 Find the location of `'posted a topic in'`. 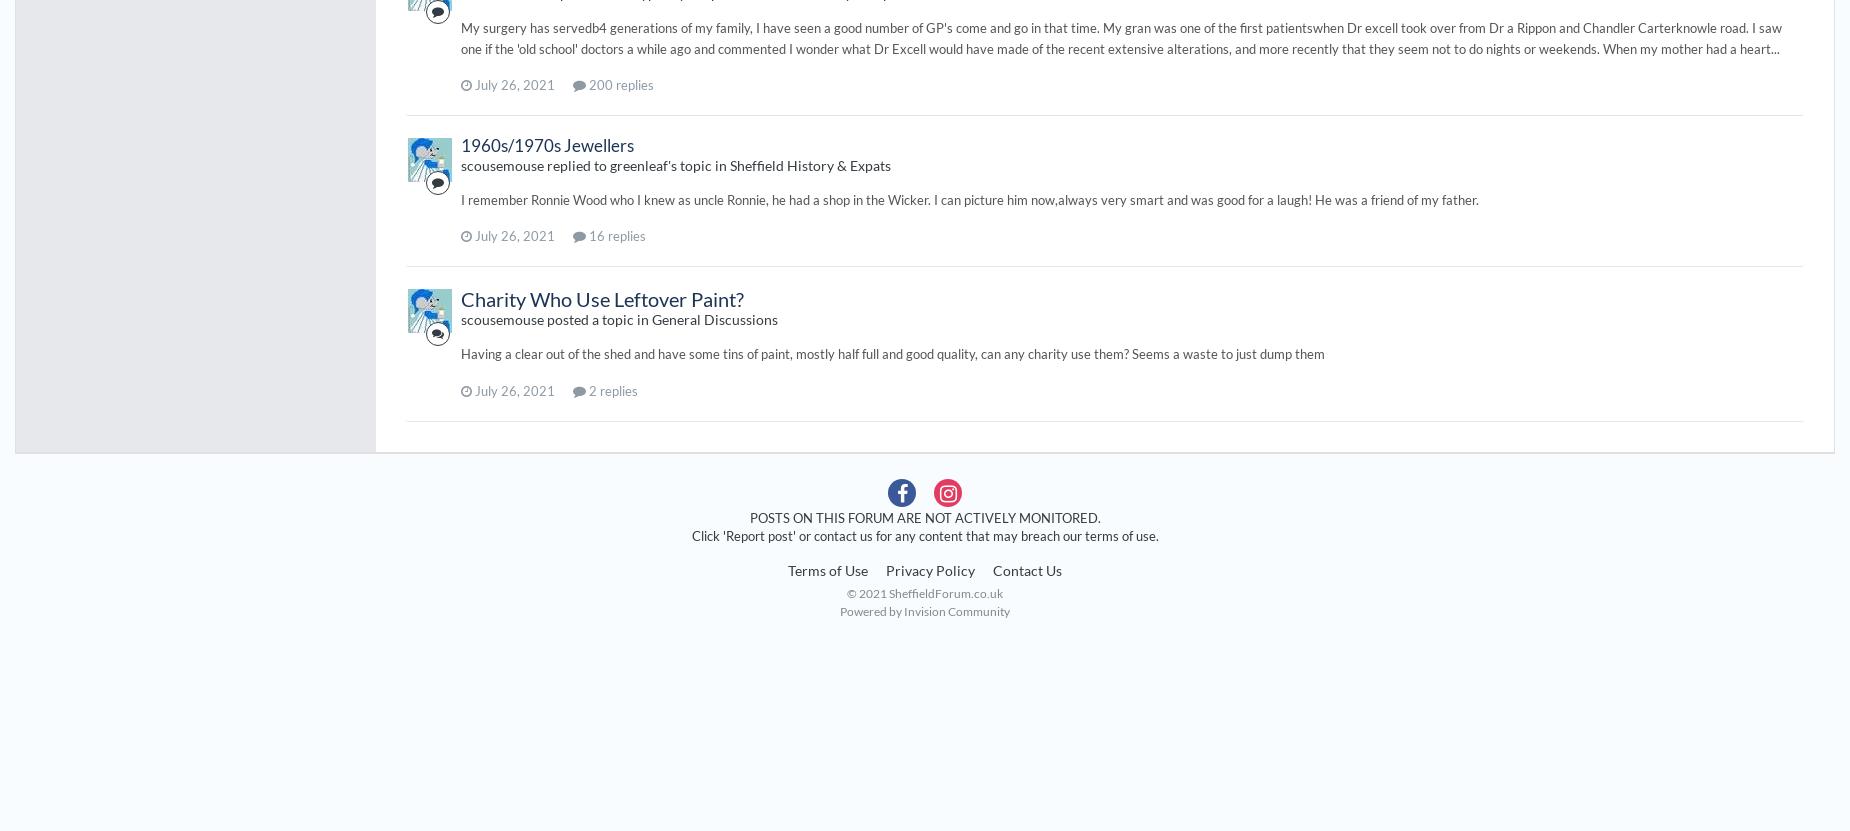

'posted a topic in' is located at coordinates (597, 319).